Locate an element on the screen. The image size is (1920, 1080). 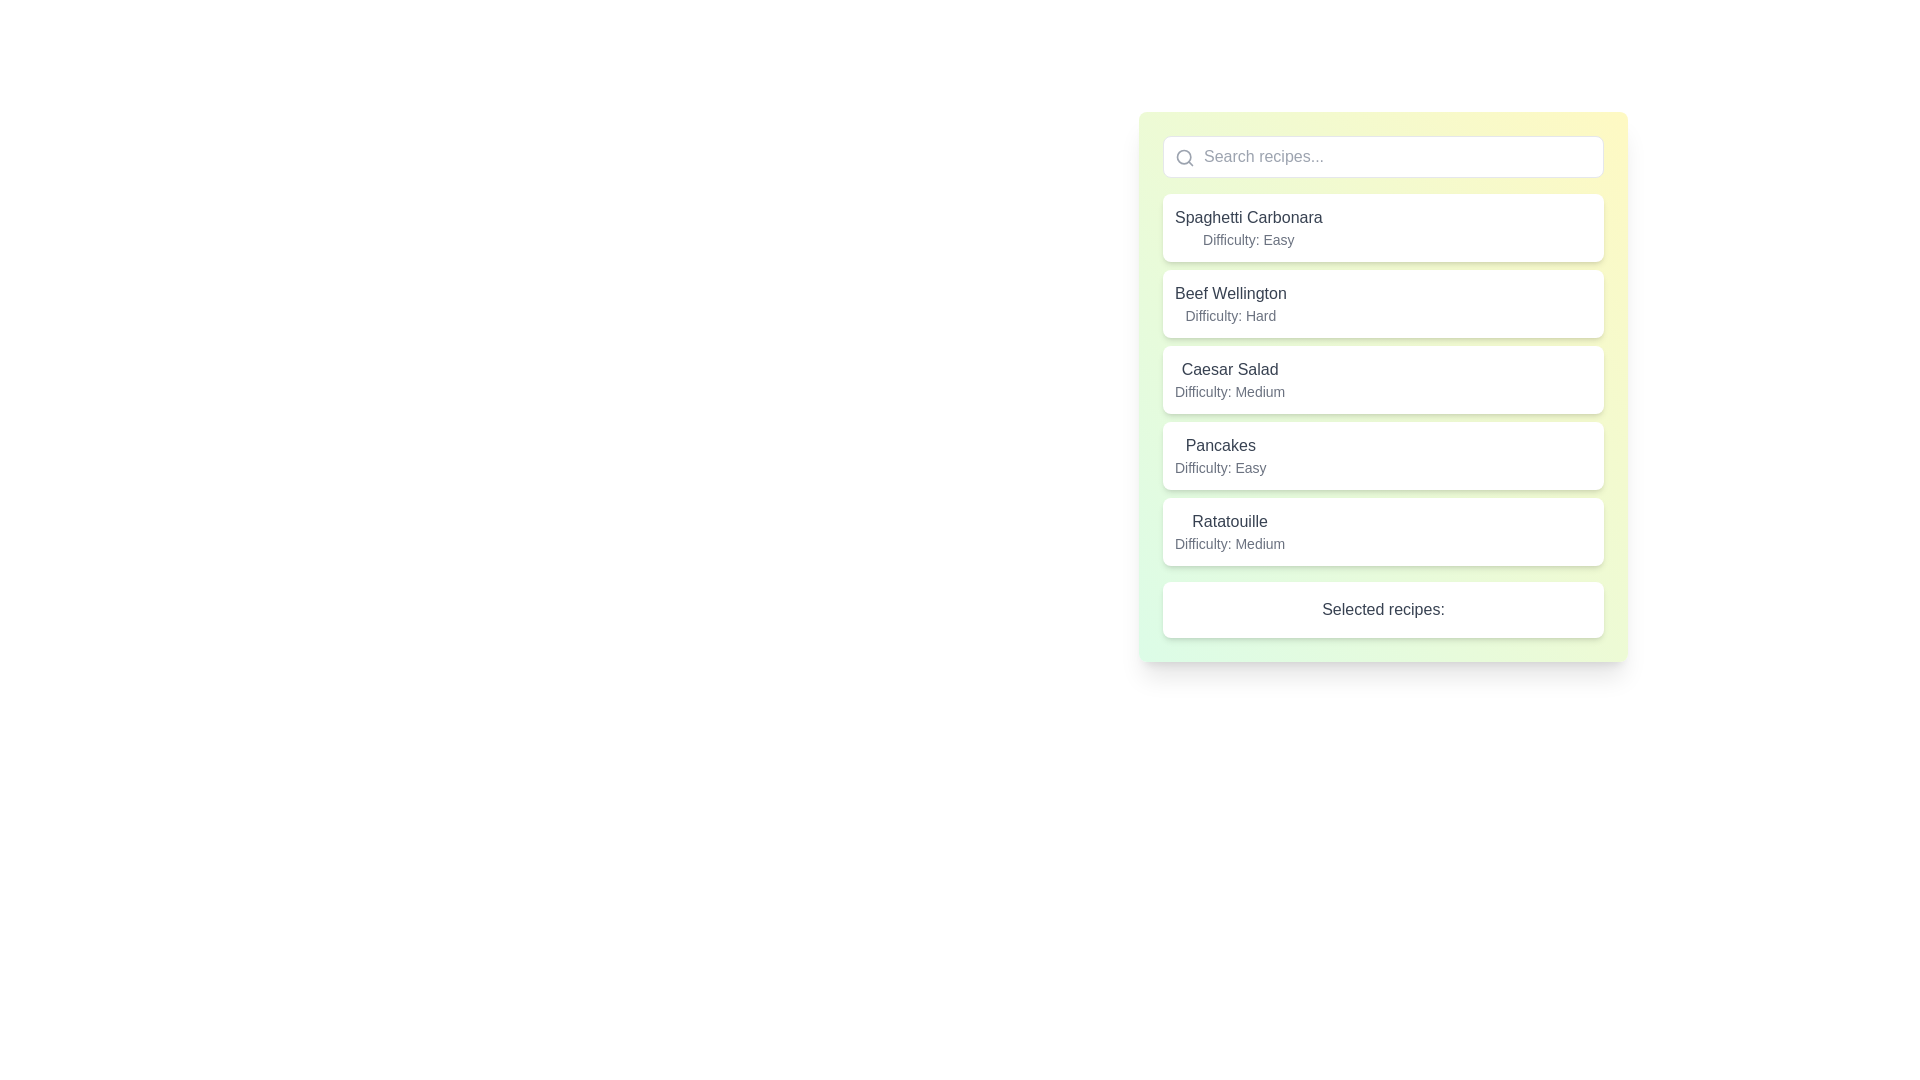
the input field associated with the search icon represented by a magnifying glass SVG graphic, located at the beginning of the search input field is located at coordinates (1185, 157).